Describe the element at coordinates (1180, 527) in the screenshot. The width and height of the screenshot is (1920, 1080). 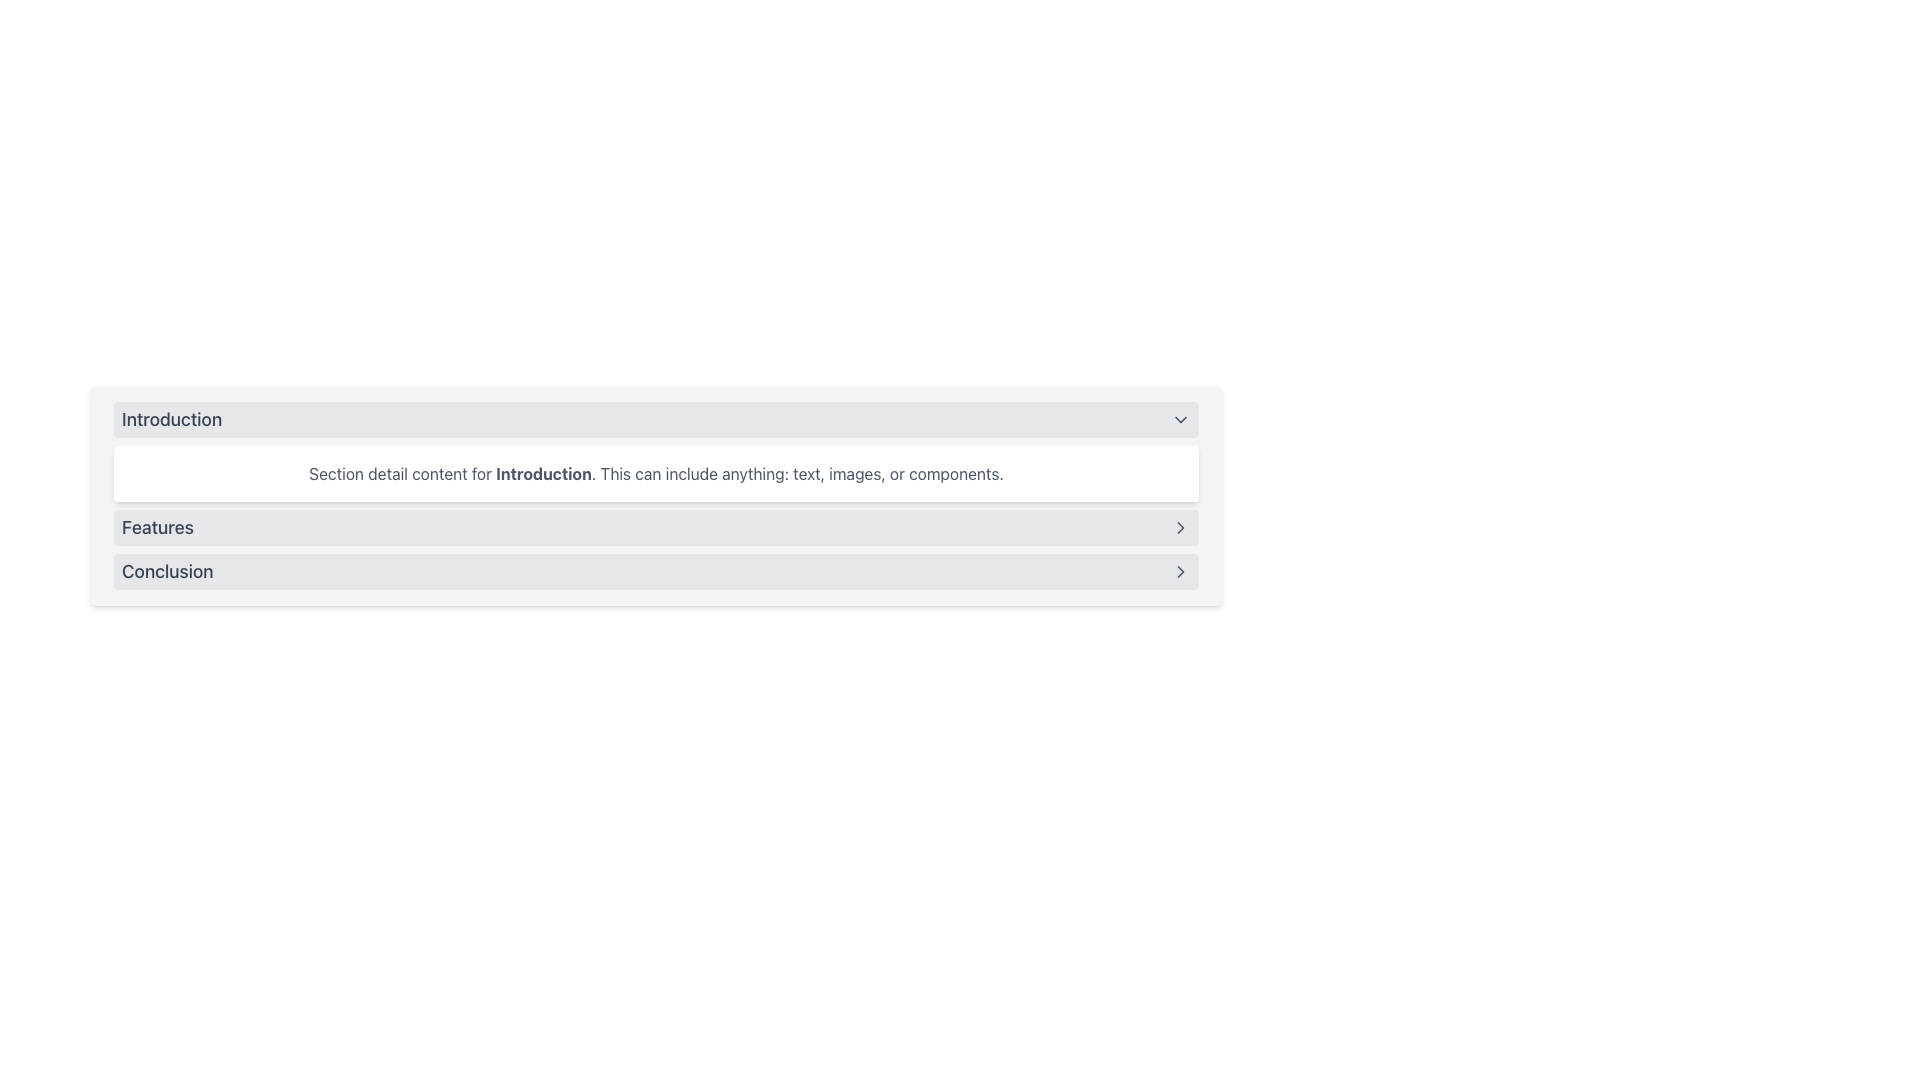
I see `the chevron icon located to the right of the 'Features' section title` at that location.